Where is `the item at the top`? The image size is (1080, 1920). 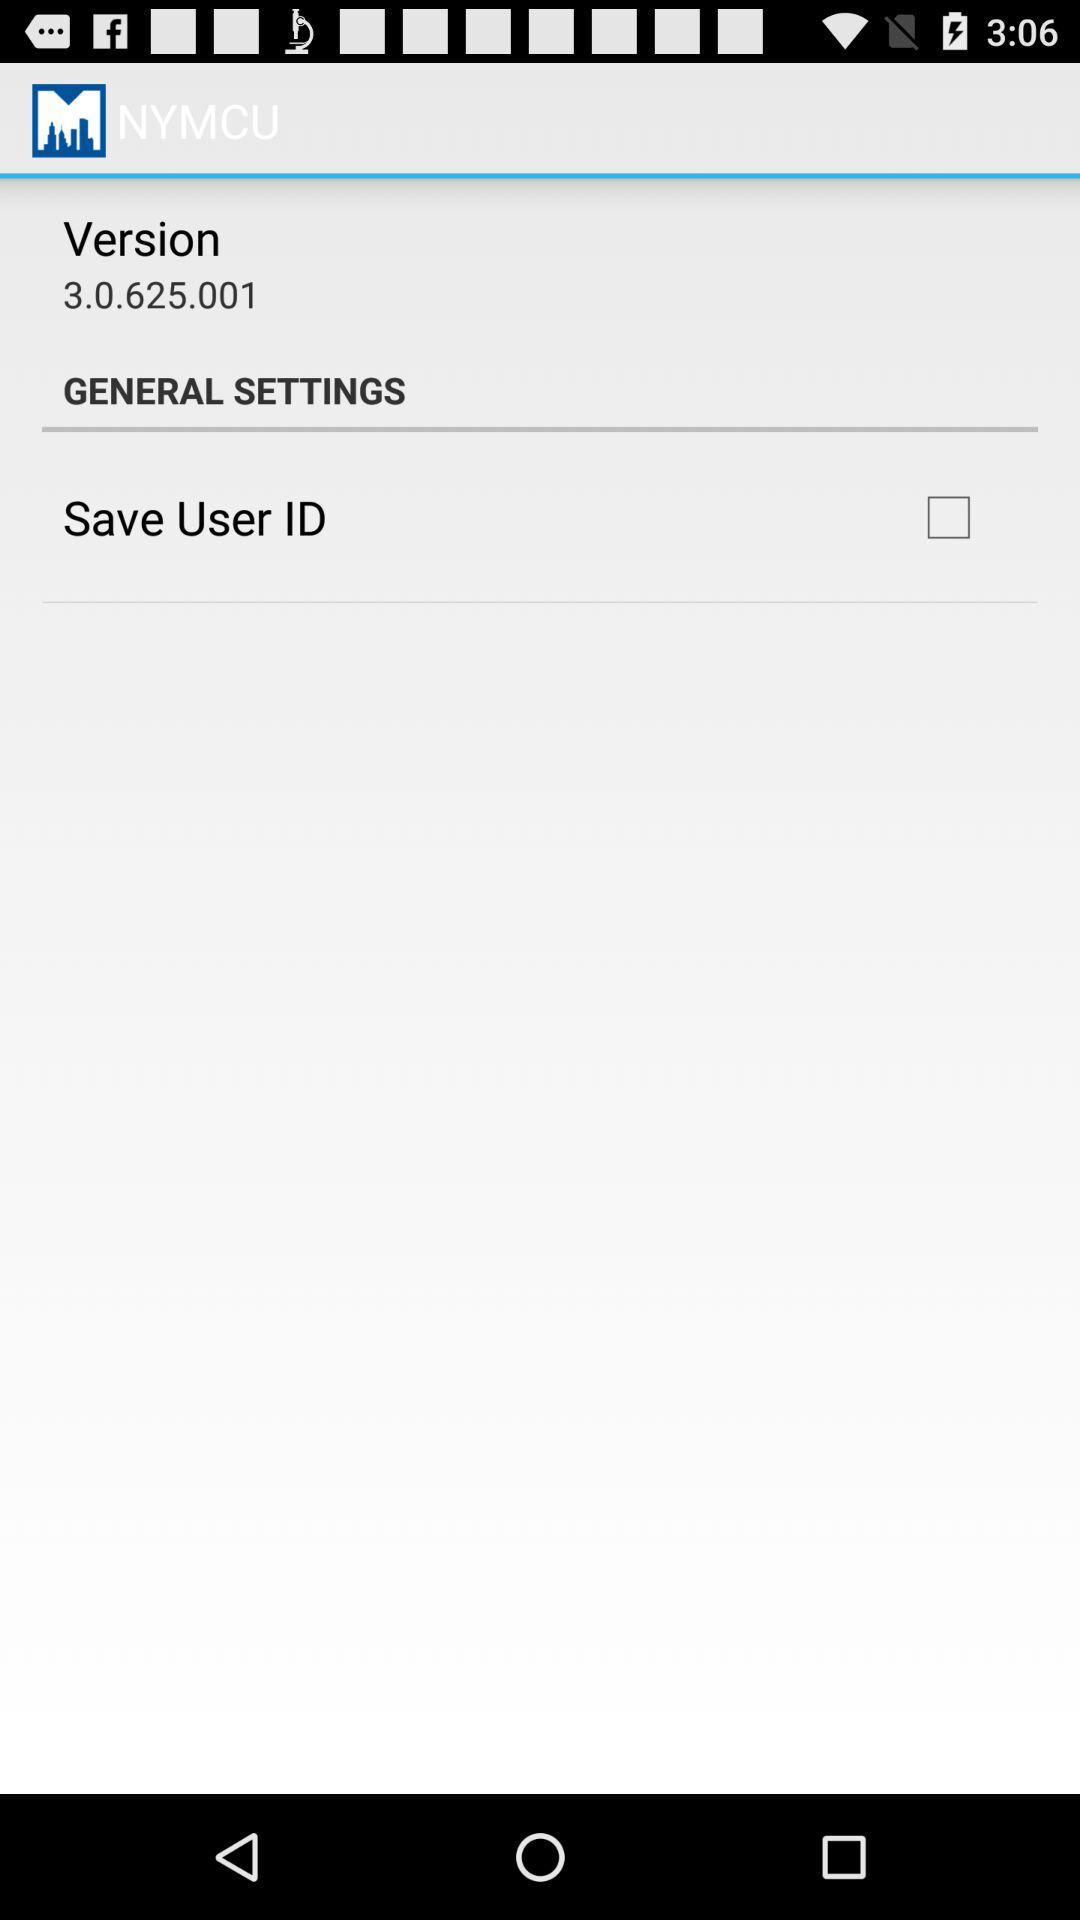
the item at the top is located at coordinates (540, 389).